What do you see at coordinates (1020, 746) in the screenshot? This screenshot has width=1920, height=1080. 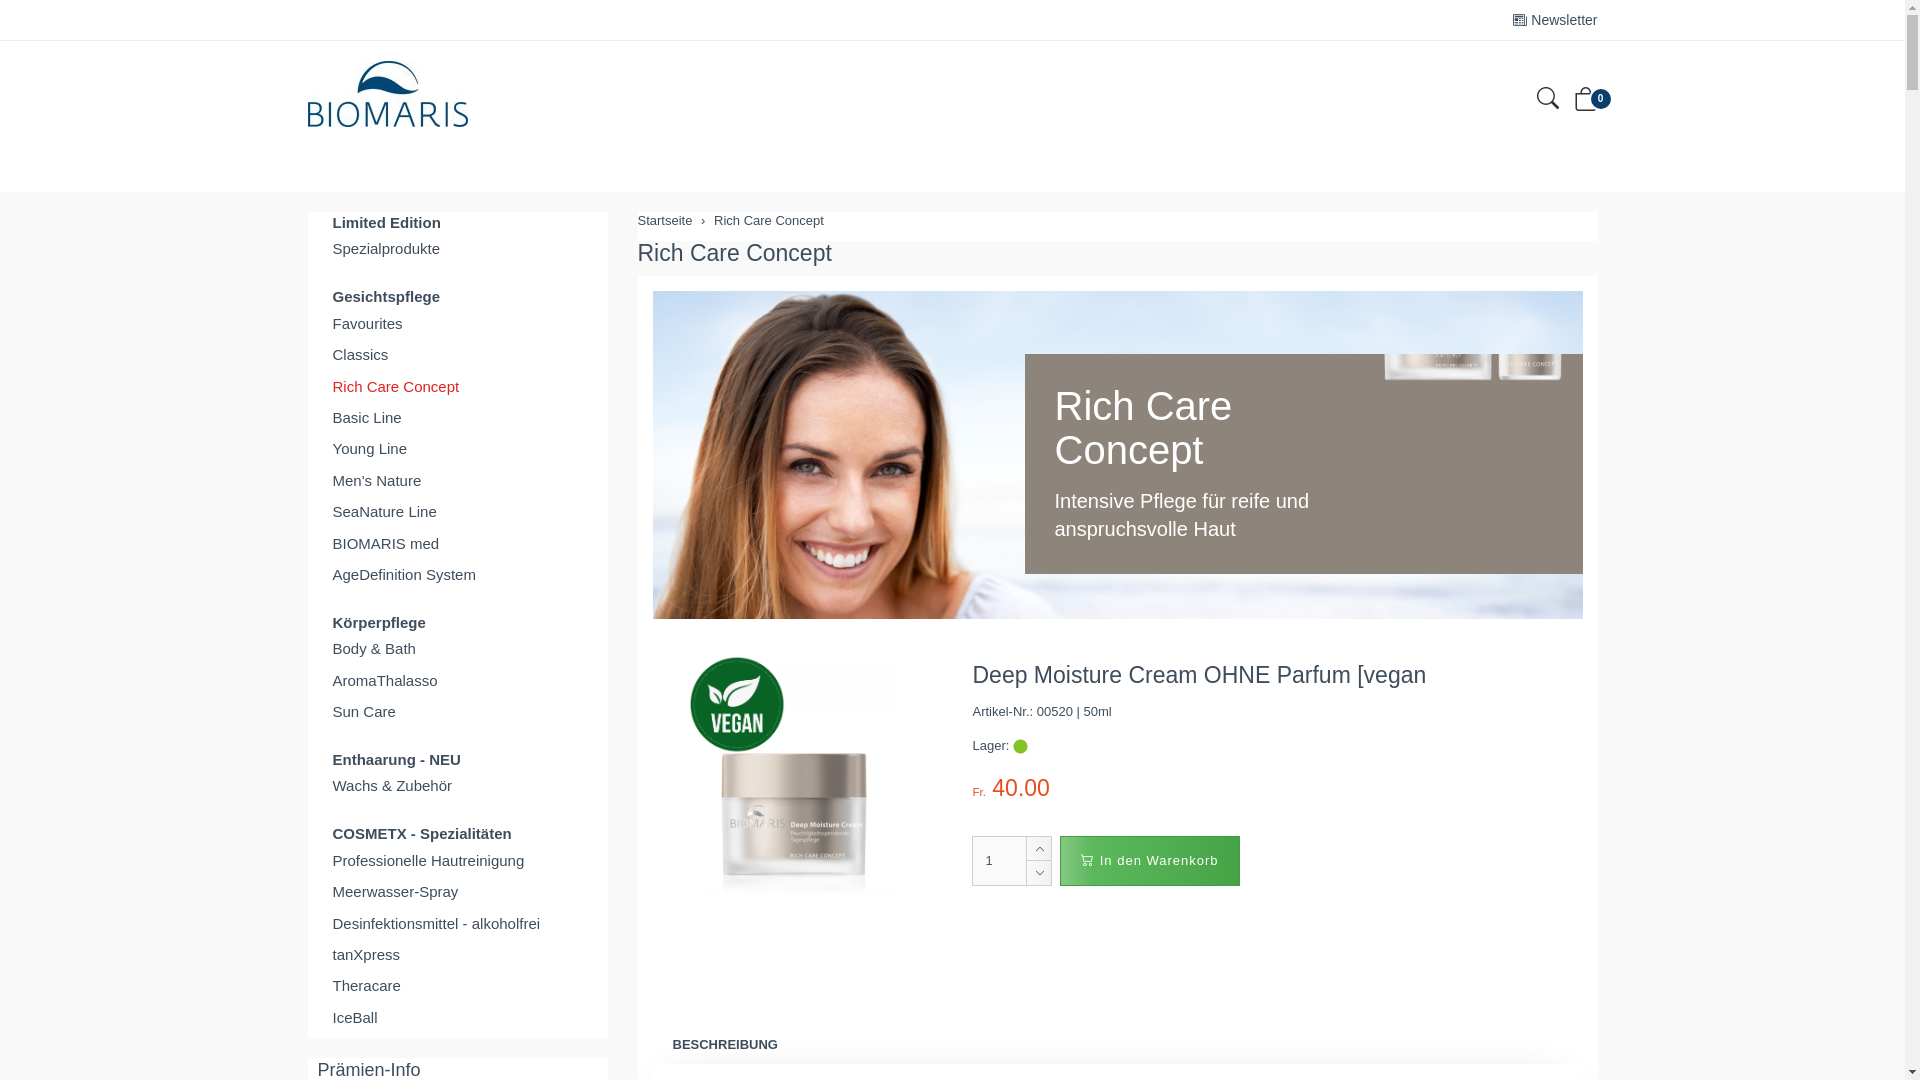 I see `'Artikel an Lager'` at bounding box center [1020, 746].